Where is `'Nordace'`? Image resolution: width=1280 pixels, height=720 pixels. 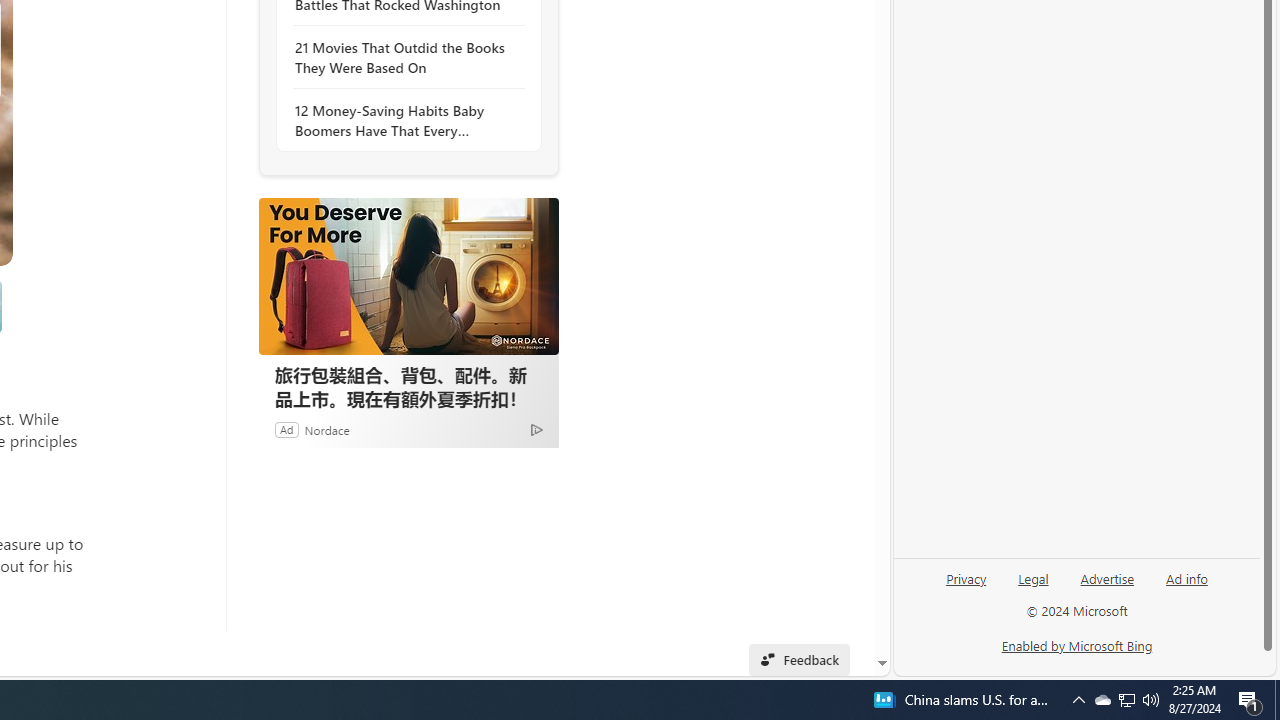 'Nordace' is located at coordinates (327, 428).